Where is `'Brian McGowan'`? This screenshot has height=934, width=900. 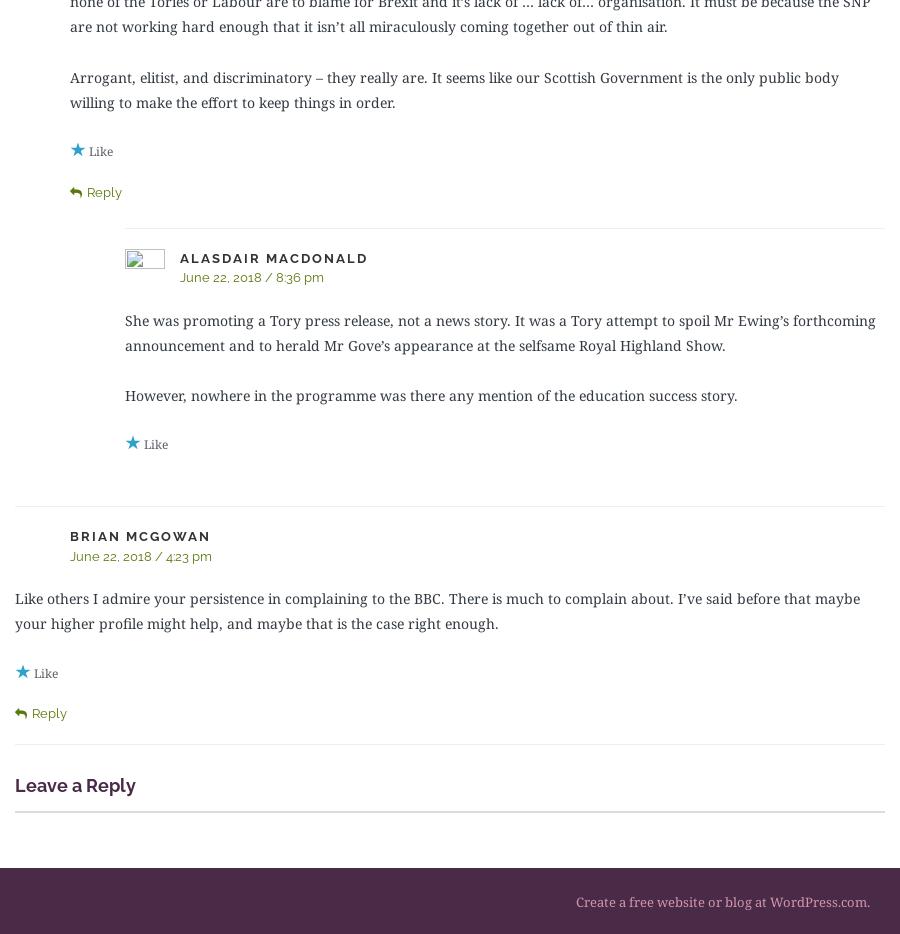 'Brian McGowan' is located at coordinates (140, 536).